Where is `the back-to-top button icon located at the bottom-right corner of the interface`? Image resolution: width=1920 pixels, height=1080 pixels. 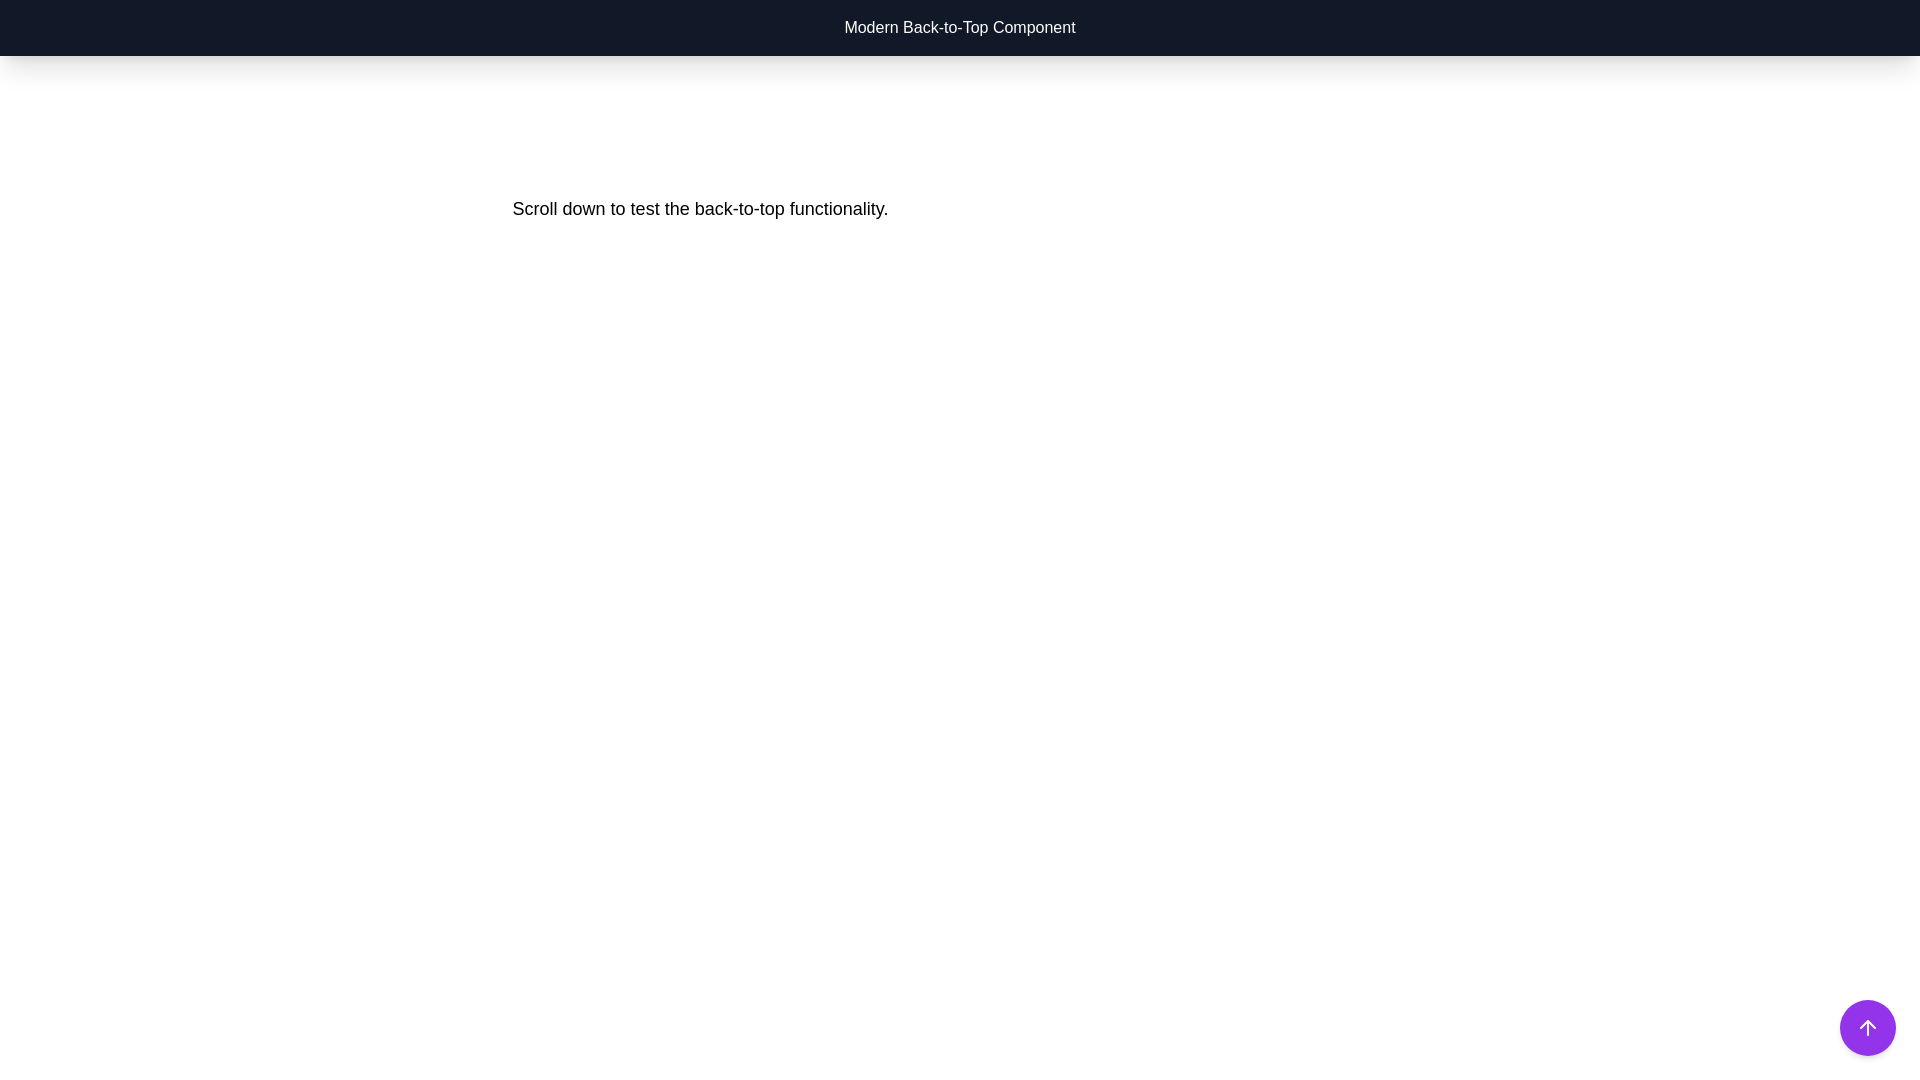 the back-to-top button icon located at the bottom-right corner of the interface is located at coordinates (1866, 1028).